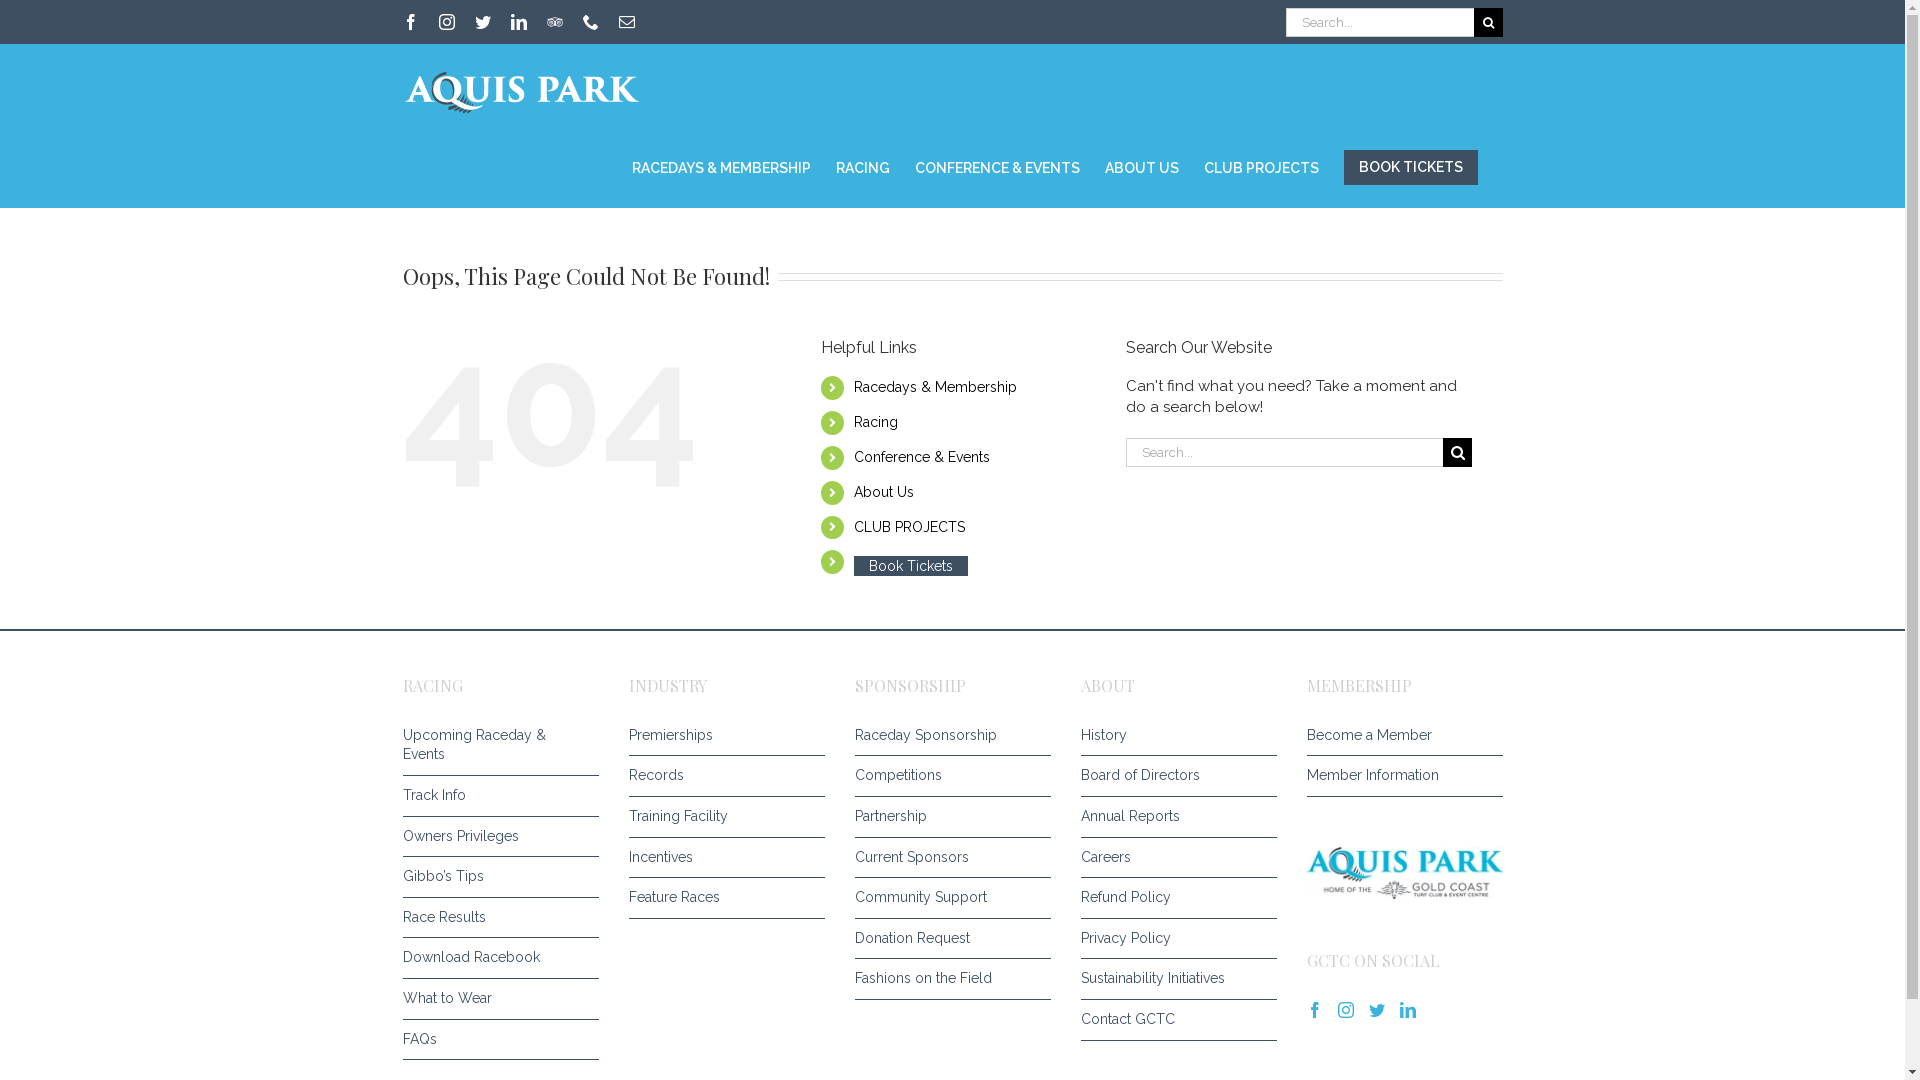 The height and width of the screenshot is (1080, 1920). Describe the element at coordinates (920, 456) in the screenshot. I see `'Conference & Events'` at that location.